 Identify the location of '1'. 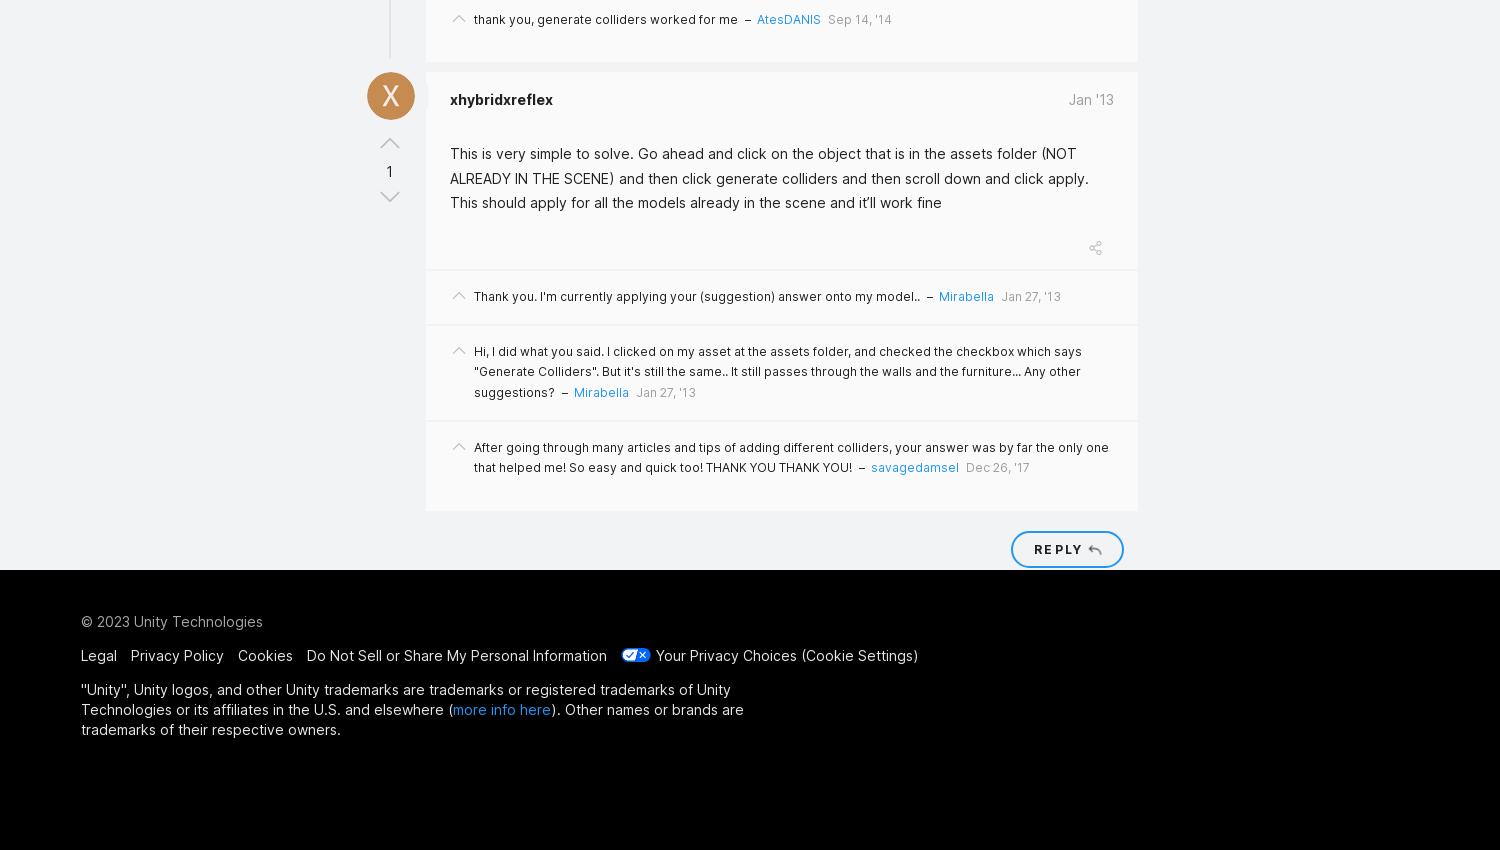
(385, 170).